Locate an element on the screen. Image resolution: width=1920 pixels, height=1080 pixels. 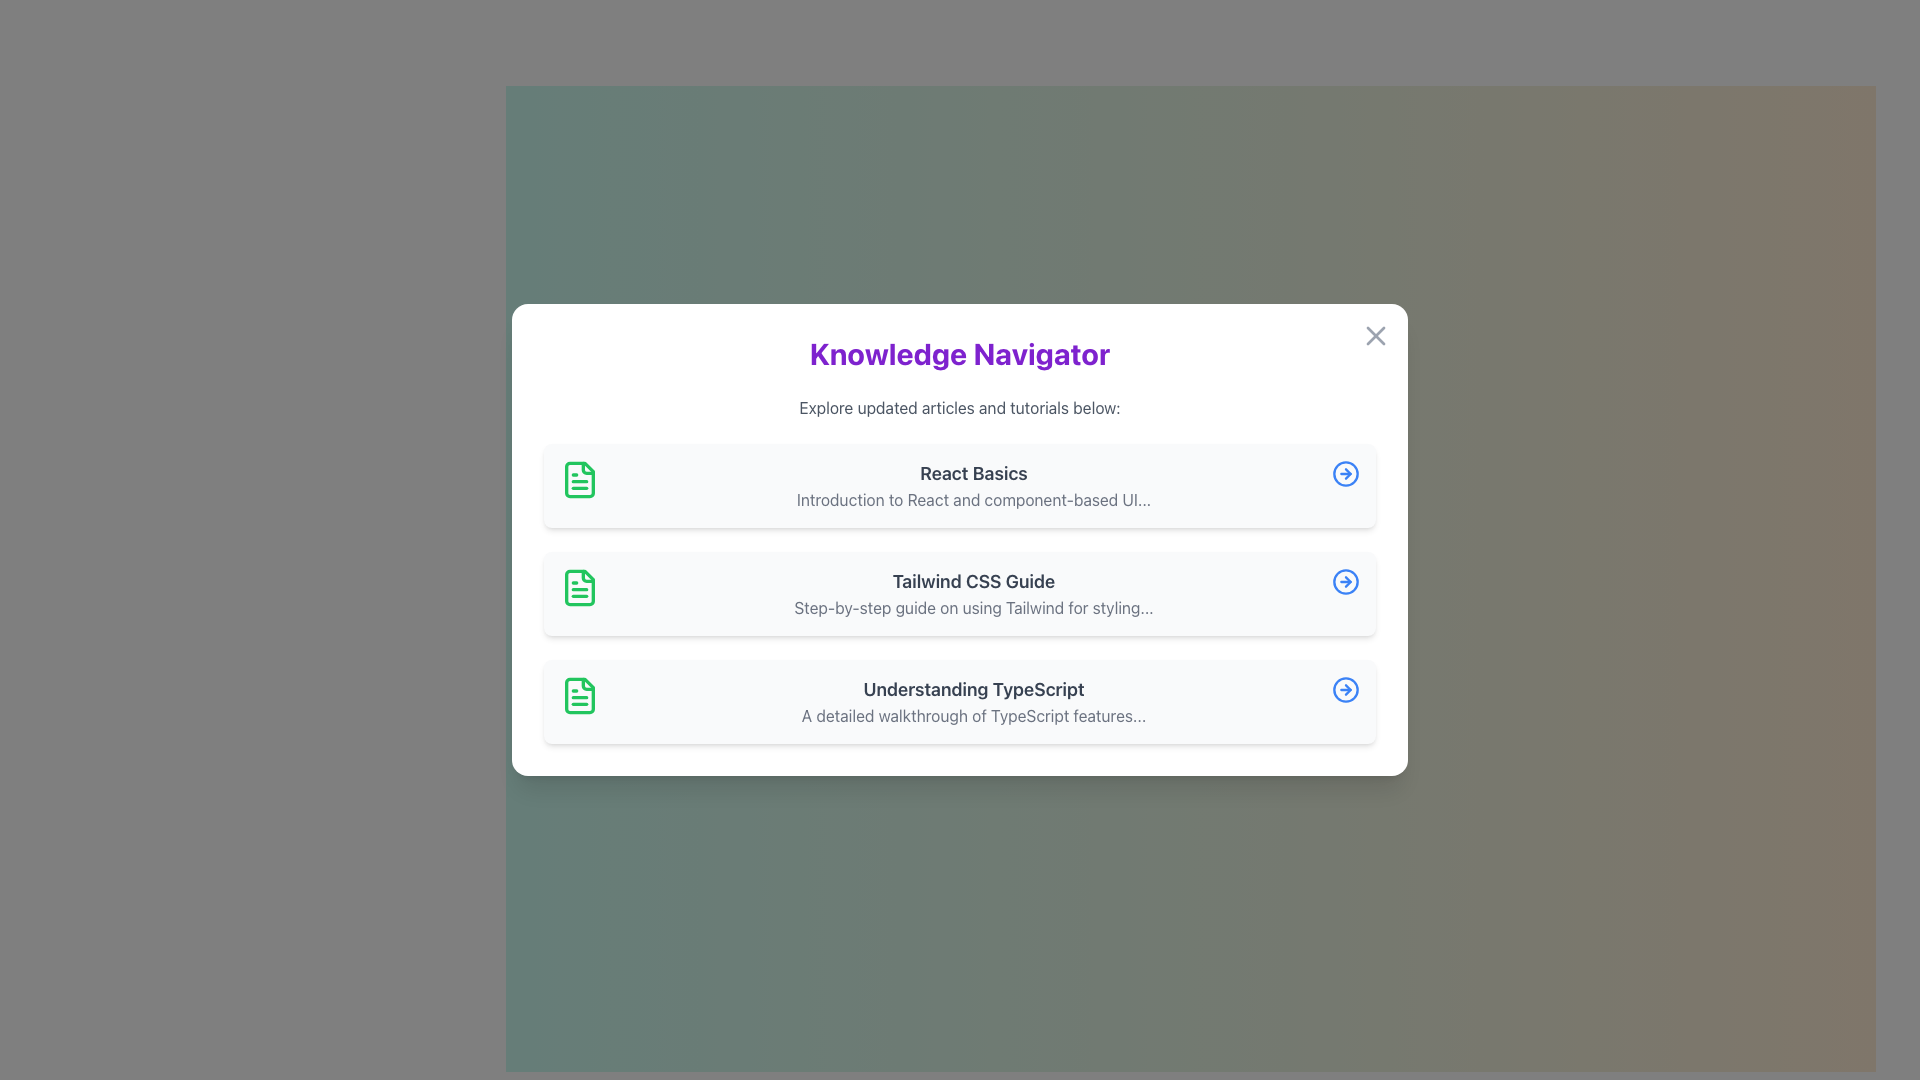
the text element that provides a summary related to the title 'React Basics', located directly below it in the layout is located at coordinates (974, 499).